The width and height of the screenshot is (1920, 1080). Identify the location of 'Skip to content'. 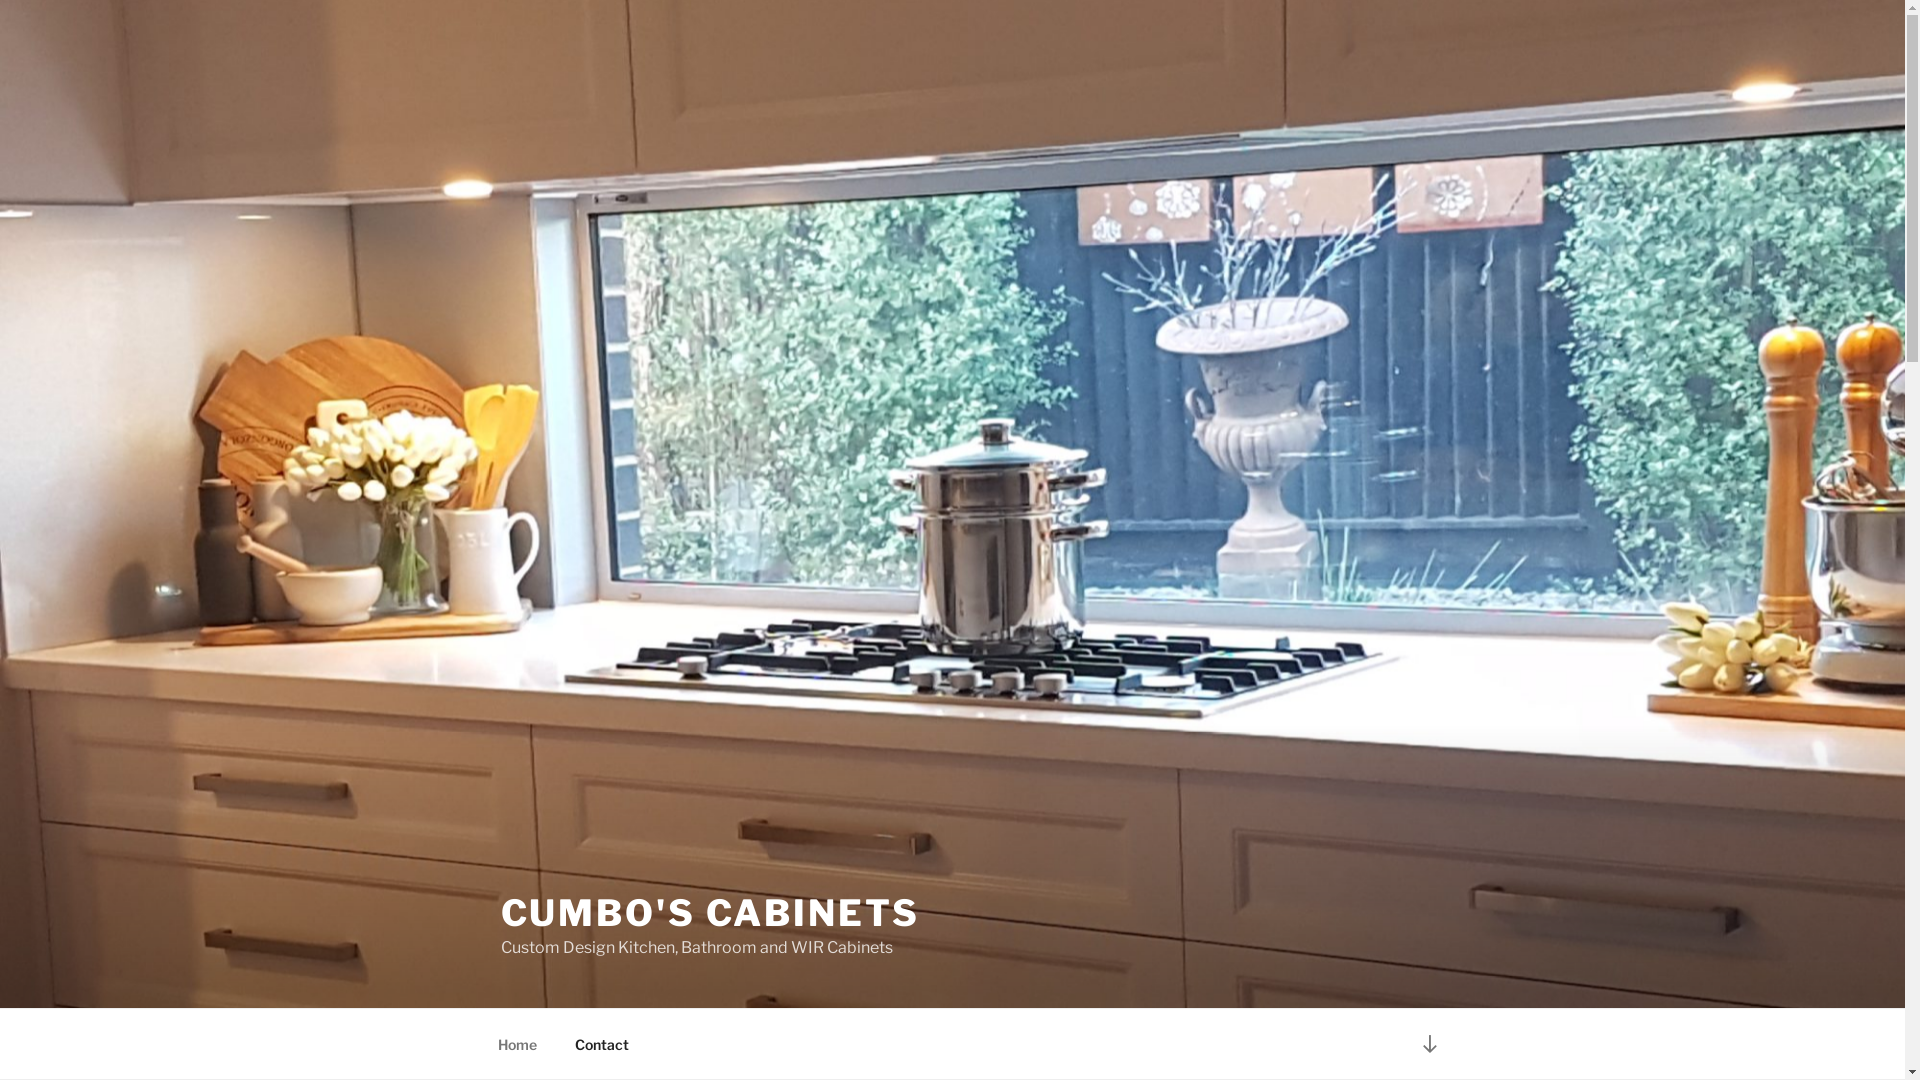
(0, 0).